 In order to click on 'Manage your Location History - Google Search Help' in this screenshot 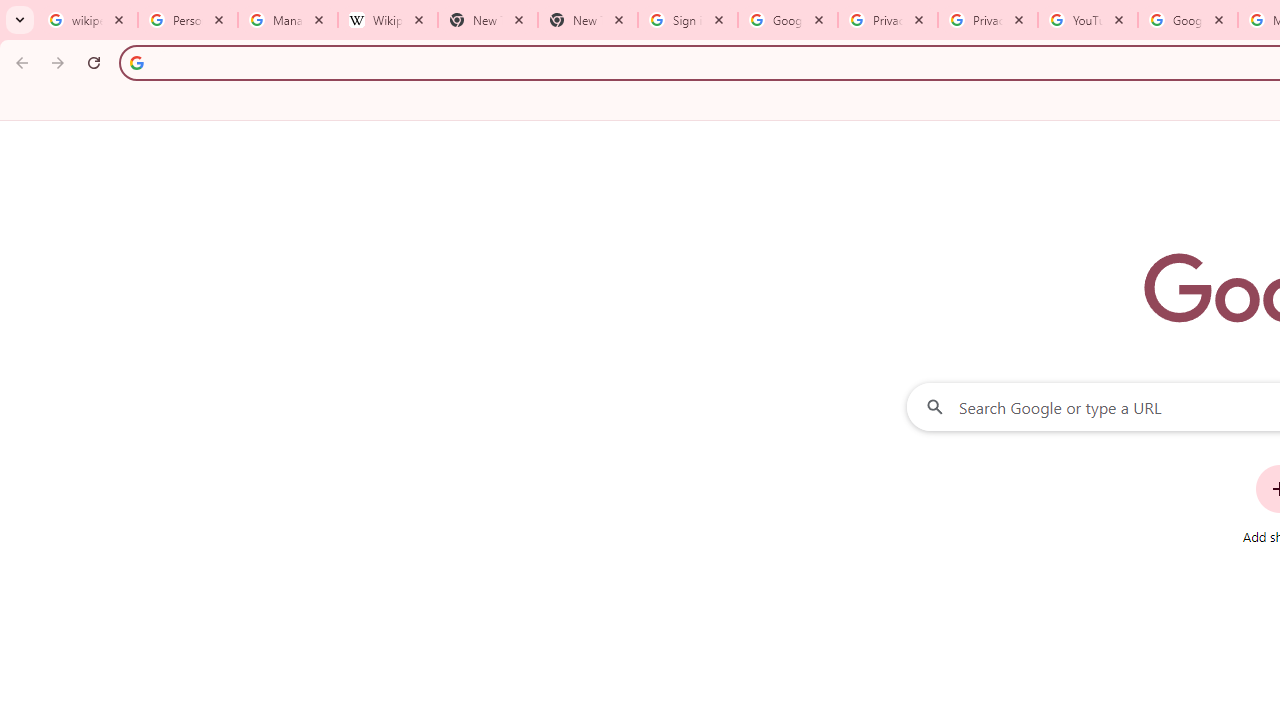, I will do `click(287, 20)`.